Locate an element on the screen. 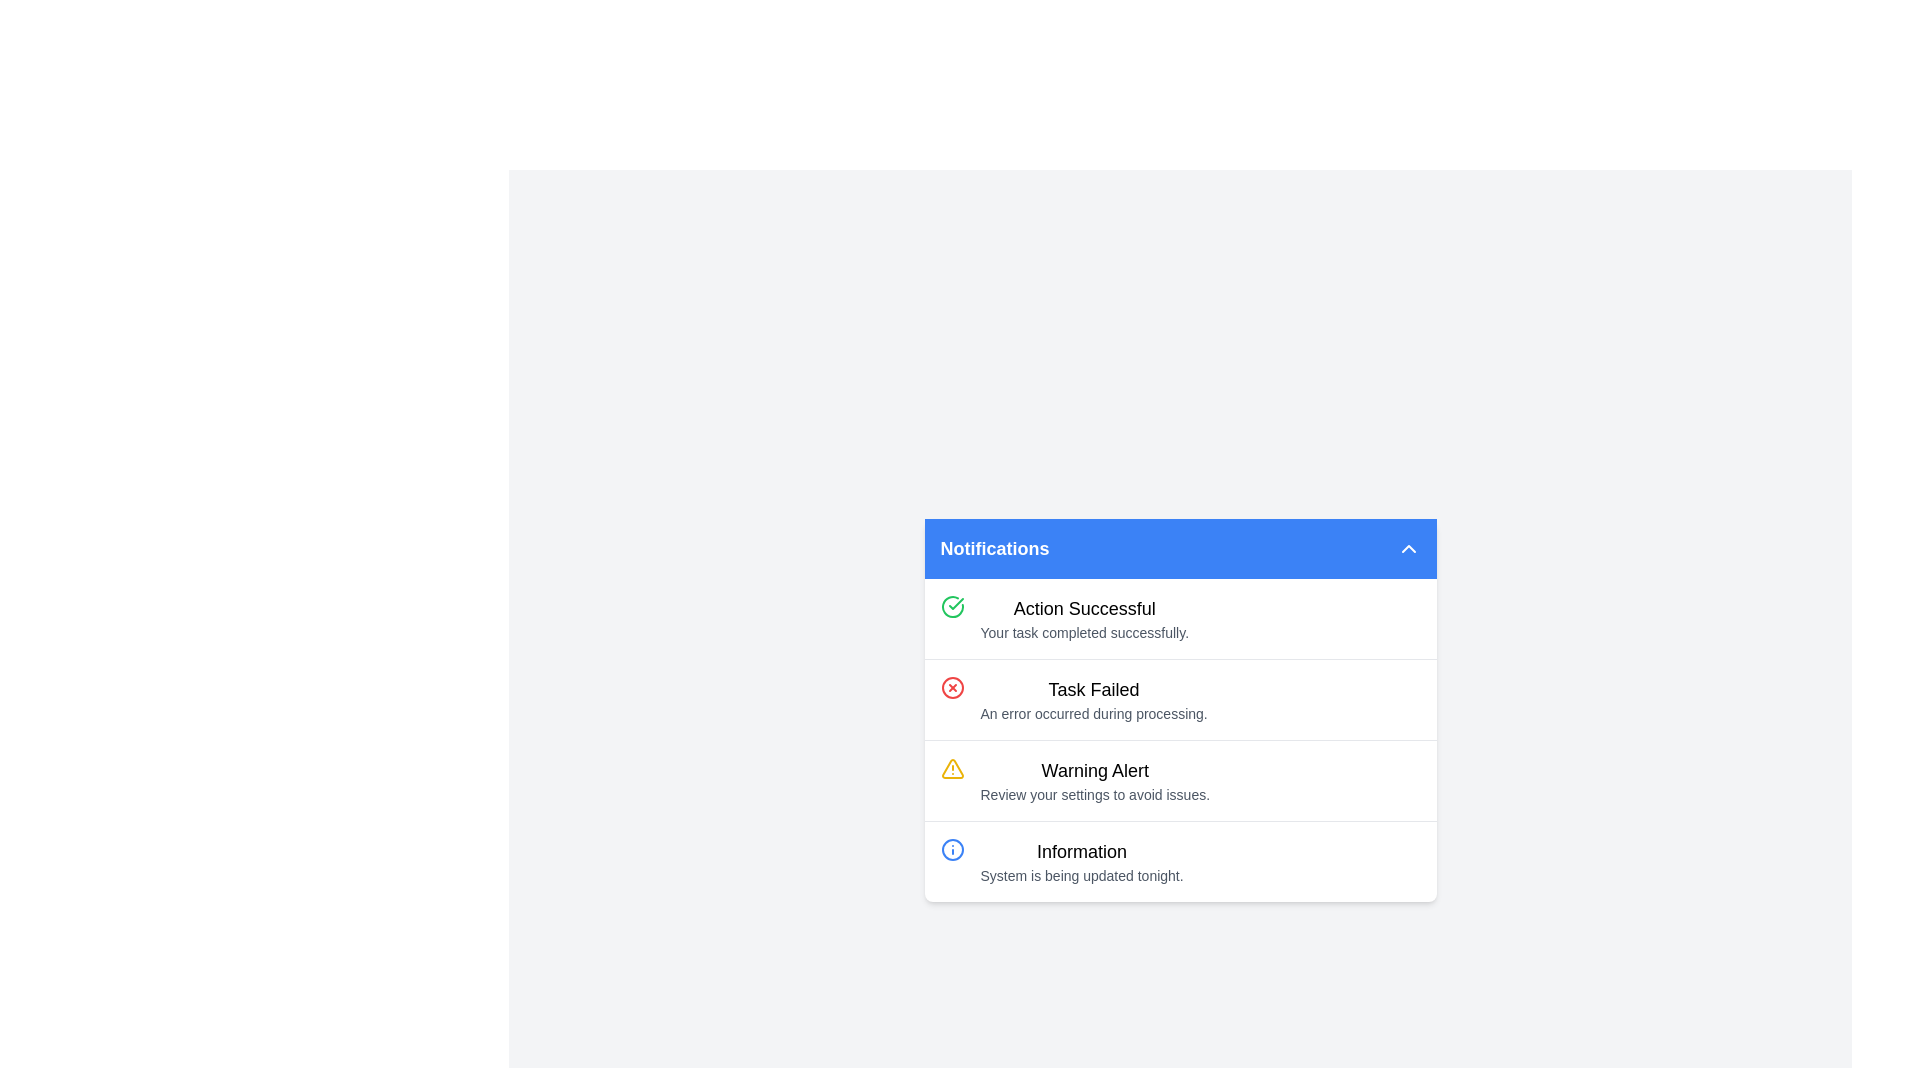 This screenshot has width=1920, height=1080. the text label that provides an update message about a system update, located under the title 'Information' in the notification panel is located at coordinates (1081, 874).